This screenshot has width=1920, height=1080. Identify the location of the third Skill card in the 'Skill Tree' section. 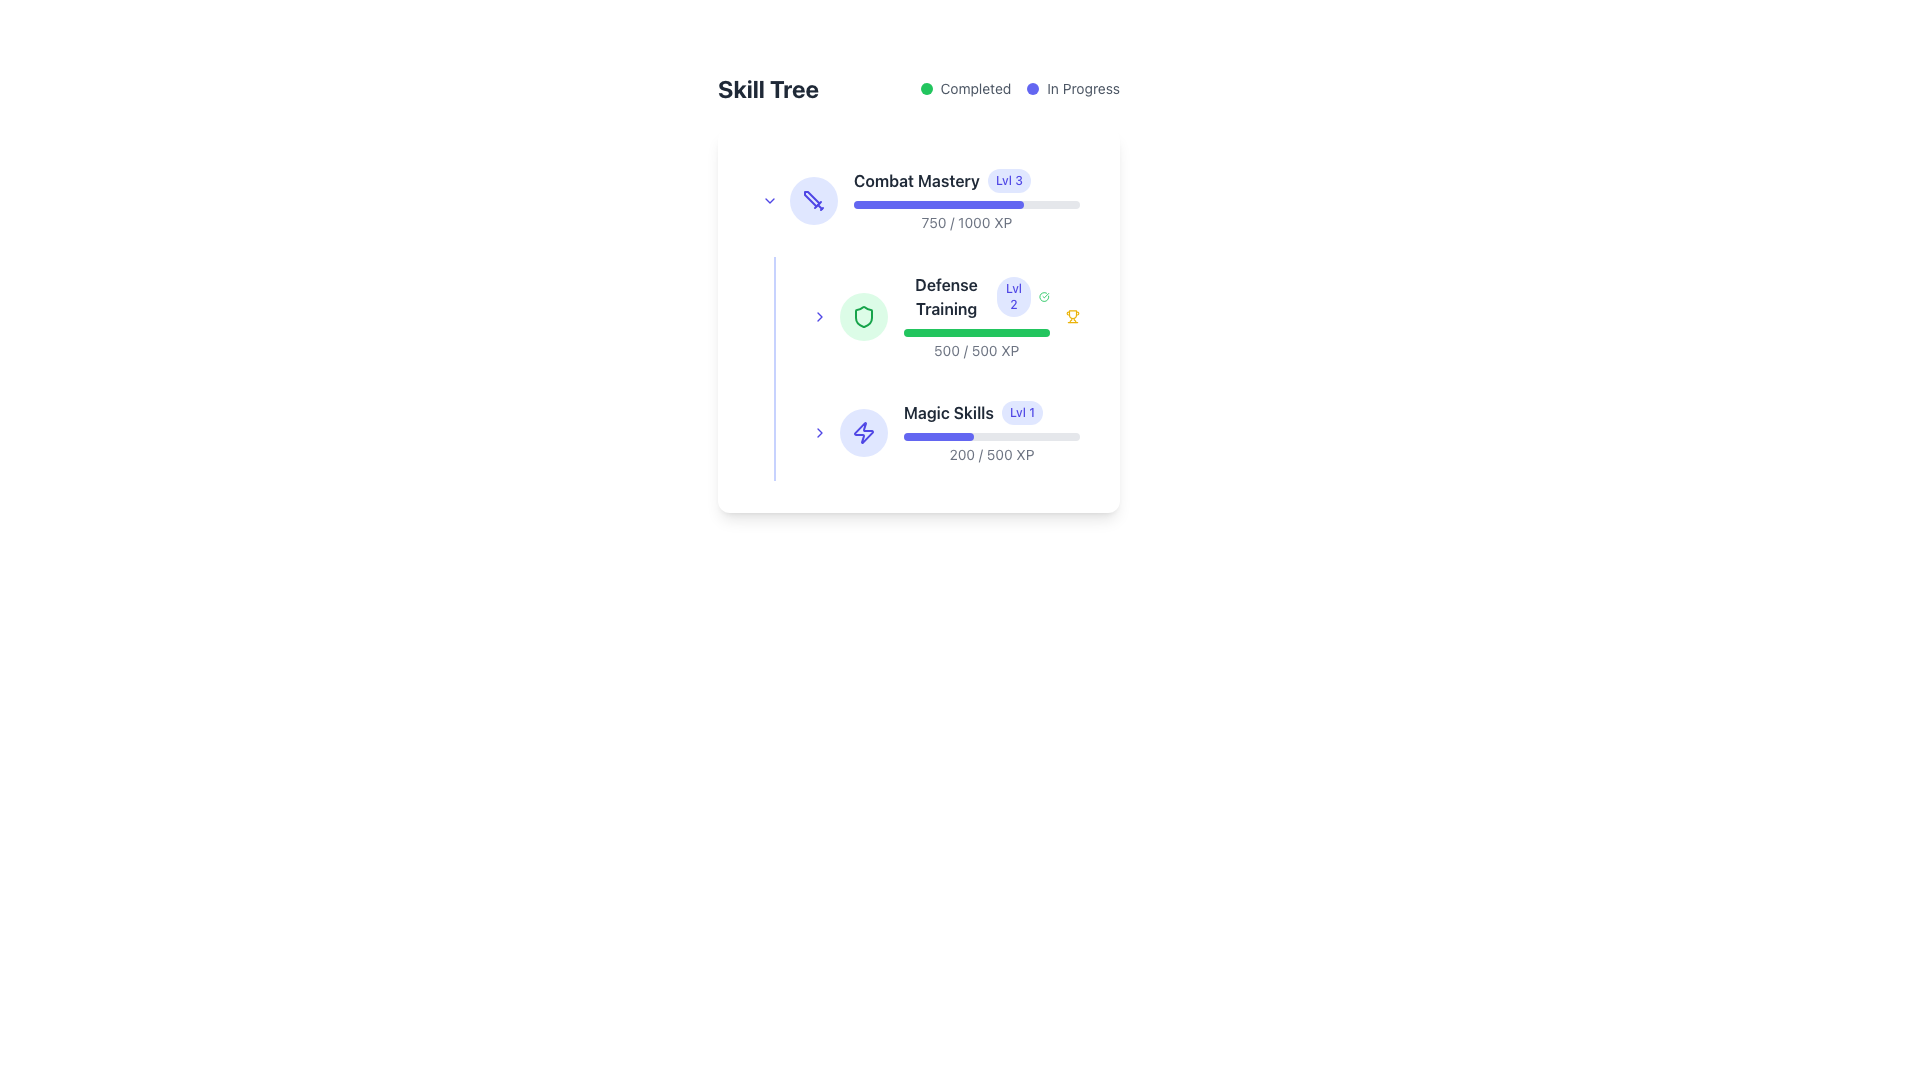
(943, 431).